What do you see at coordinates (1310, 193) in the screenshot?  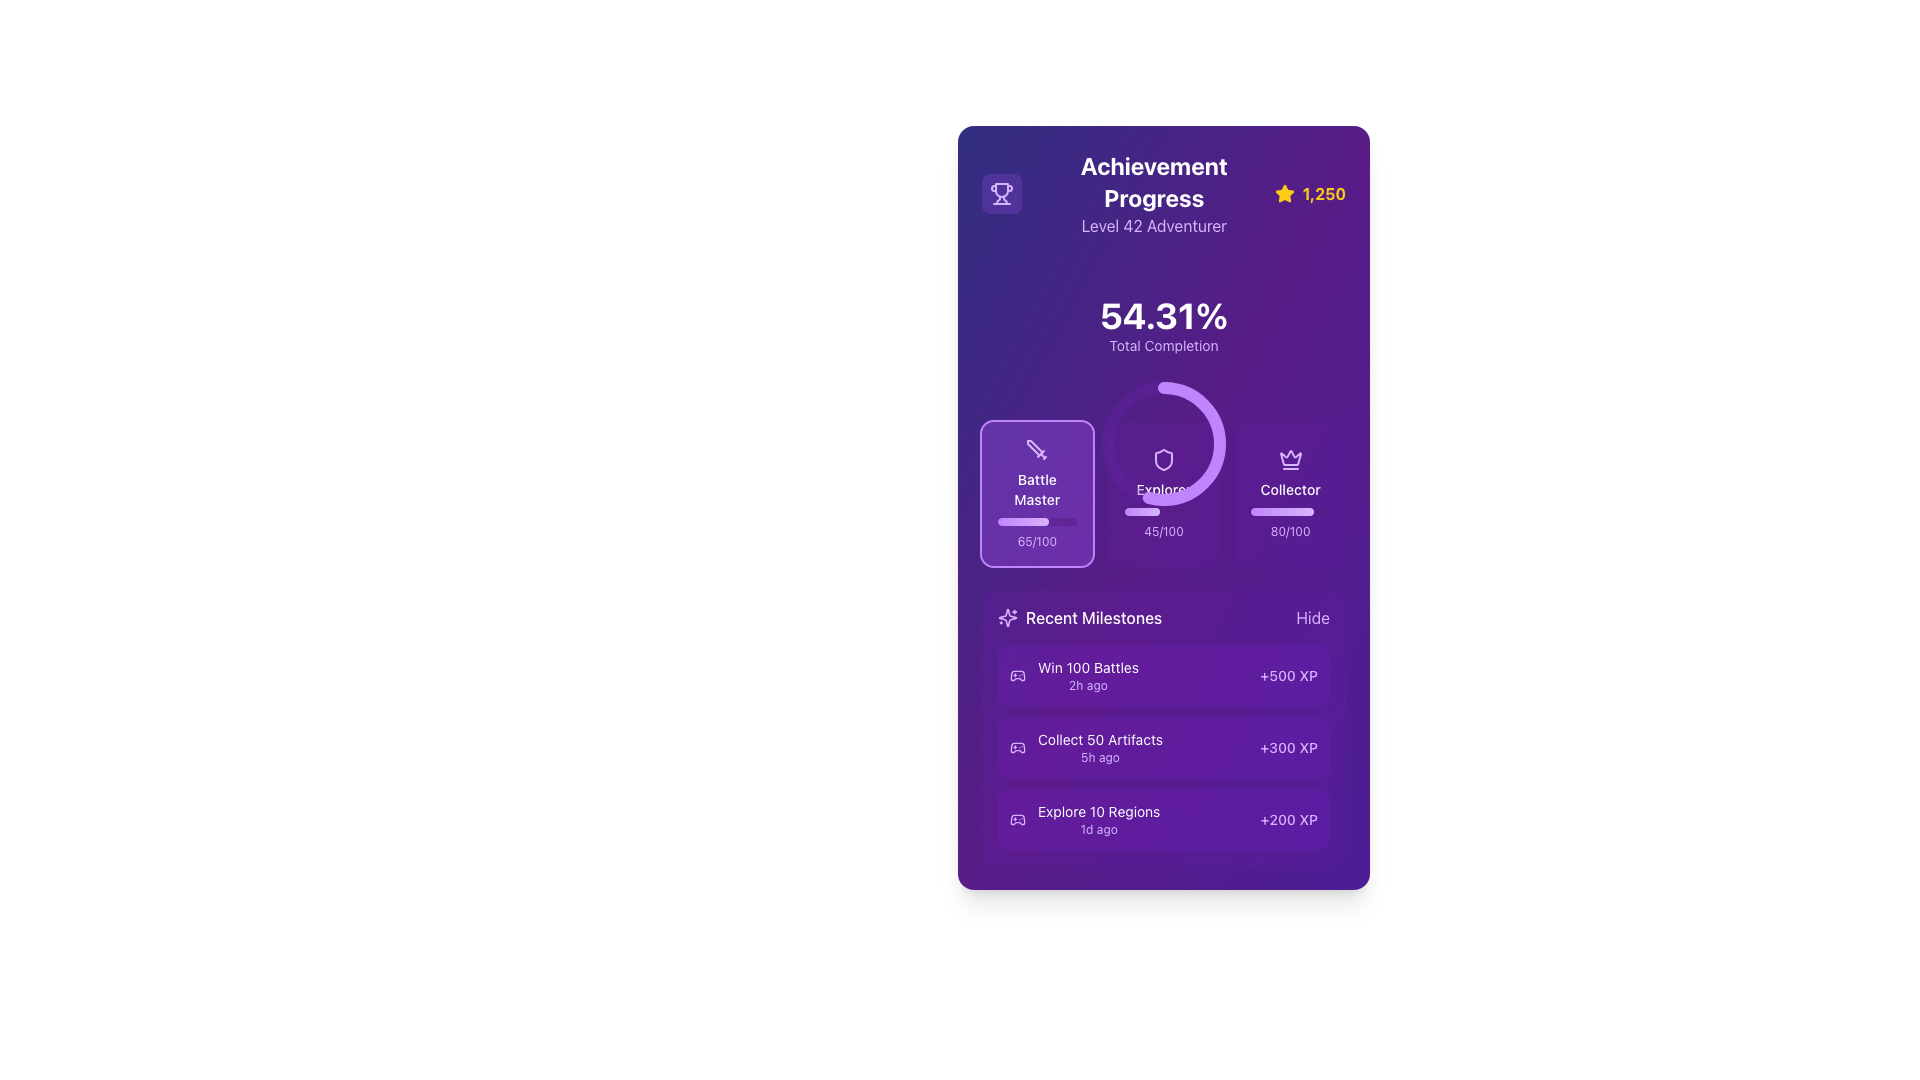 I see `the golden star icon and bold yellow text '1,250' in the top-right corner of the 'Achievement Progress' card` at bounding box center [1310, 193].